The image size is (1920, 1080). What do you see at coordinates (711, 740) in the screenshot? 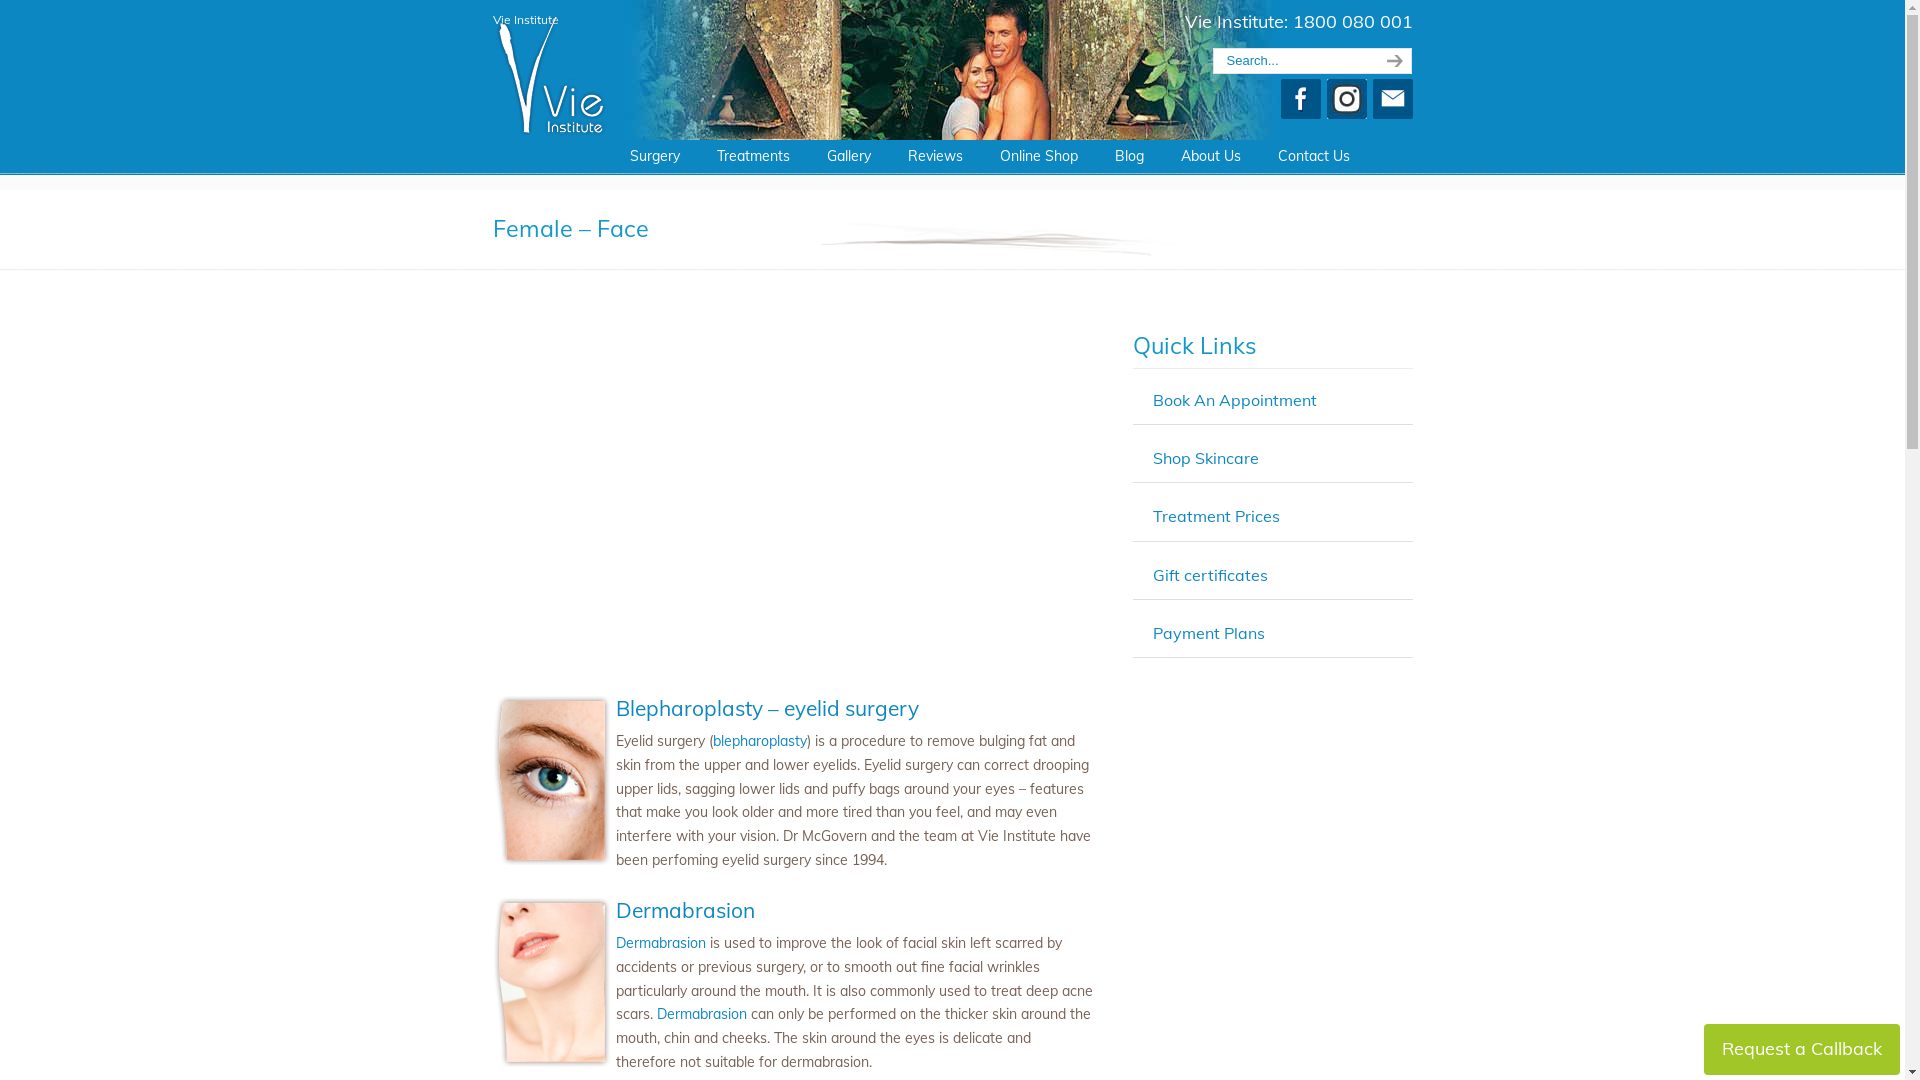
I see `'blepharoplasty'` at bounding box center [711, 740].